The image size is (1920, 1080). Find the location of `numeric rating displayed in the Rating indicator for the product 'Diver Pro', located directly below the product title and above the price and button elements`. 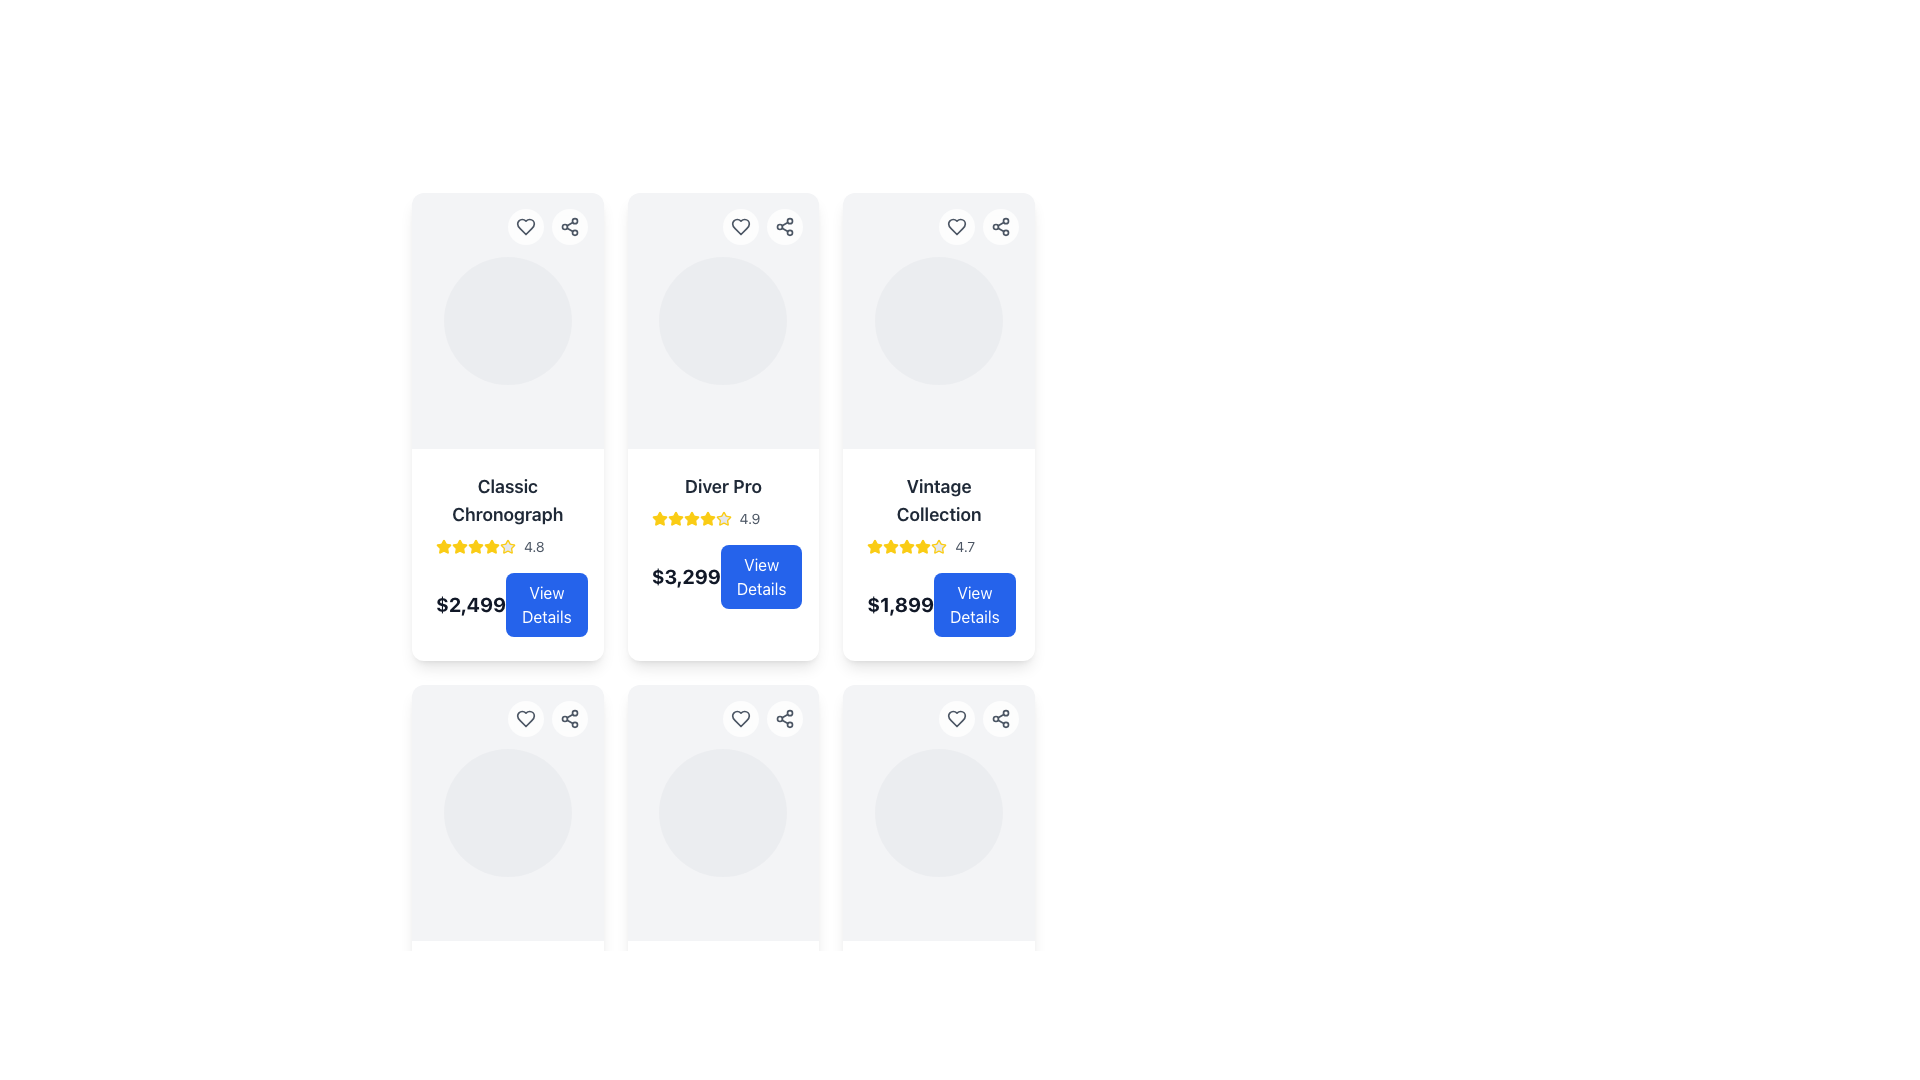

numeric rating displayed in the Rating indicator for the product 'Diver Pro', located directly below the product title and above the price and button elements is located at coordinates (722, 518).